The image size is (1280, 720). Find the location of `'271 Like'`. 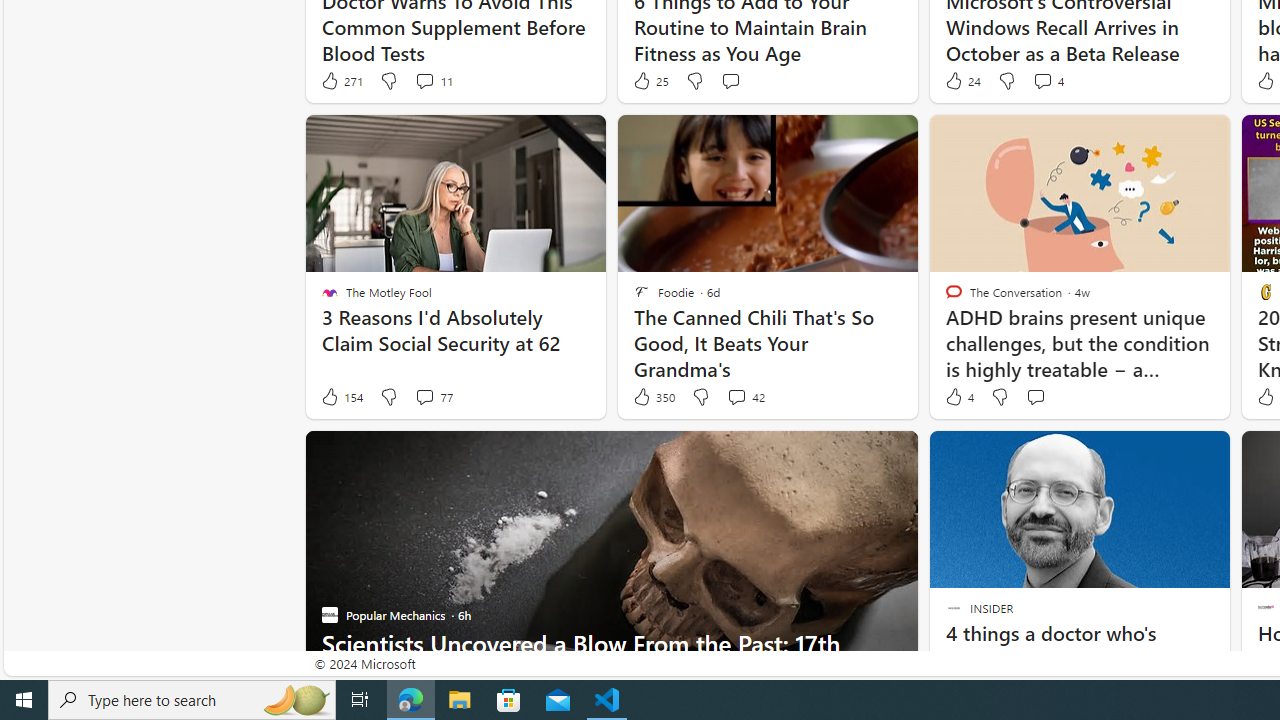

'271 Like' is located at coordinates (341, 80).